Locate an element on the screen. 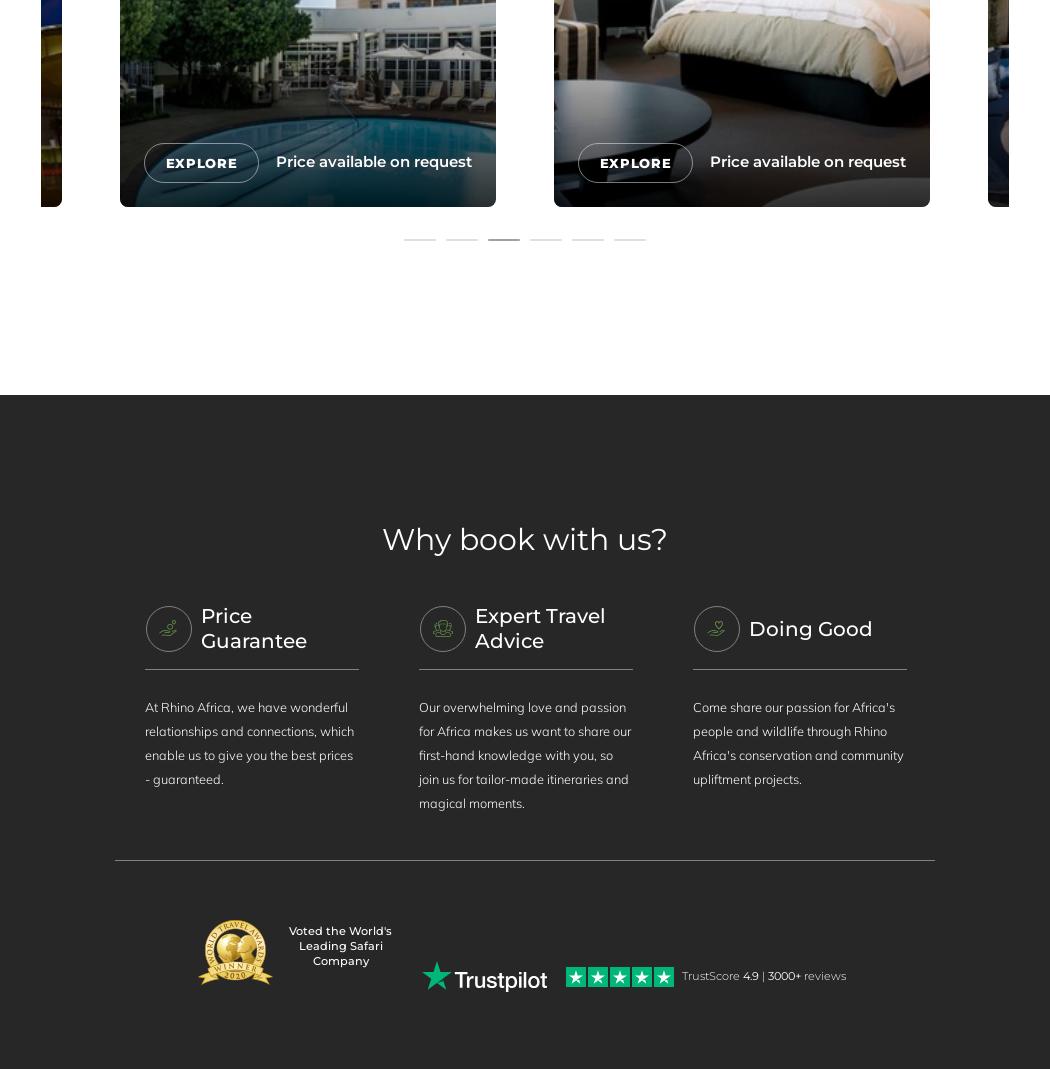  '4.9' is located at coordinates (750, 975).